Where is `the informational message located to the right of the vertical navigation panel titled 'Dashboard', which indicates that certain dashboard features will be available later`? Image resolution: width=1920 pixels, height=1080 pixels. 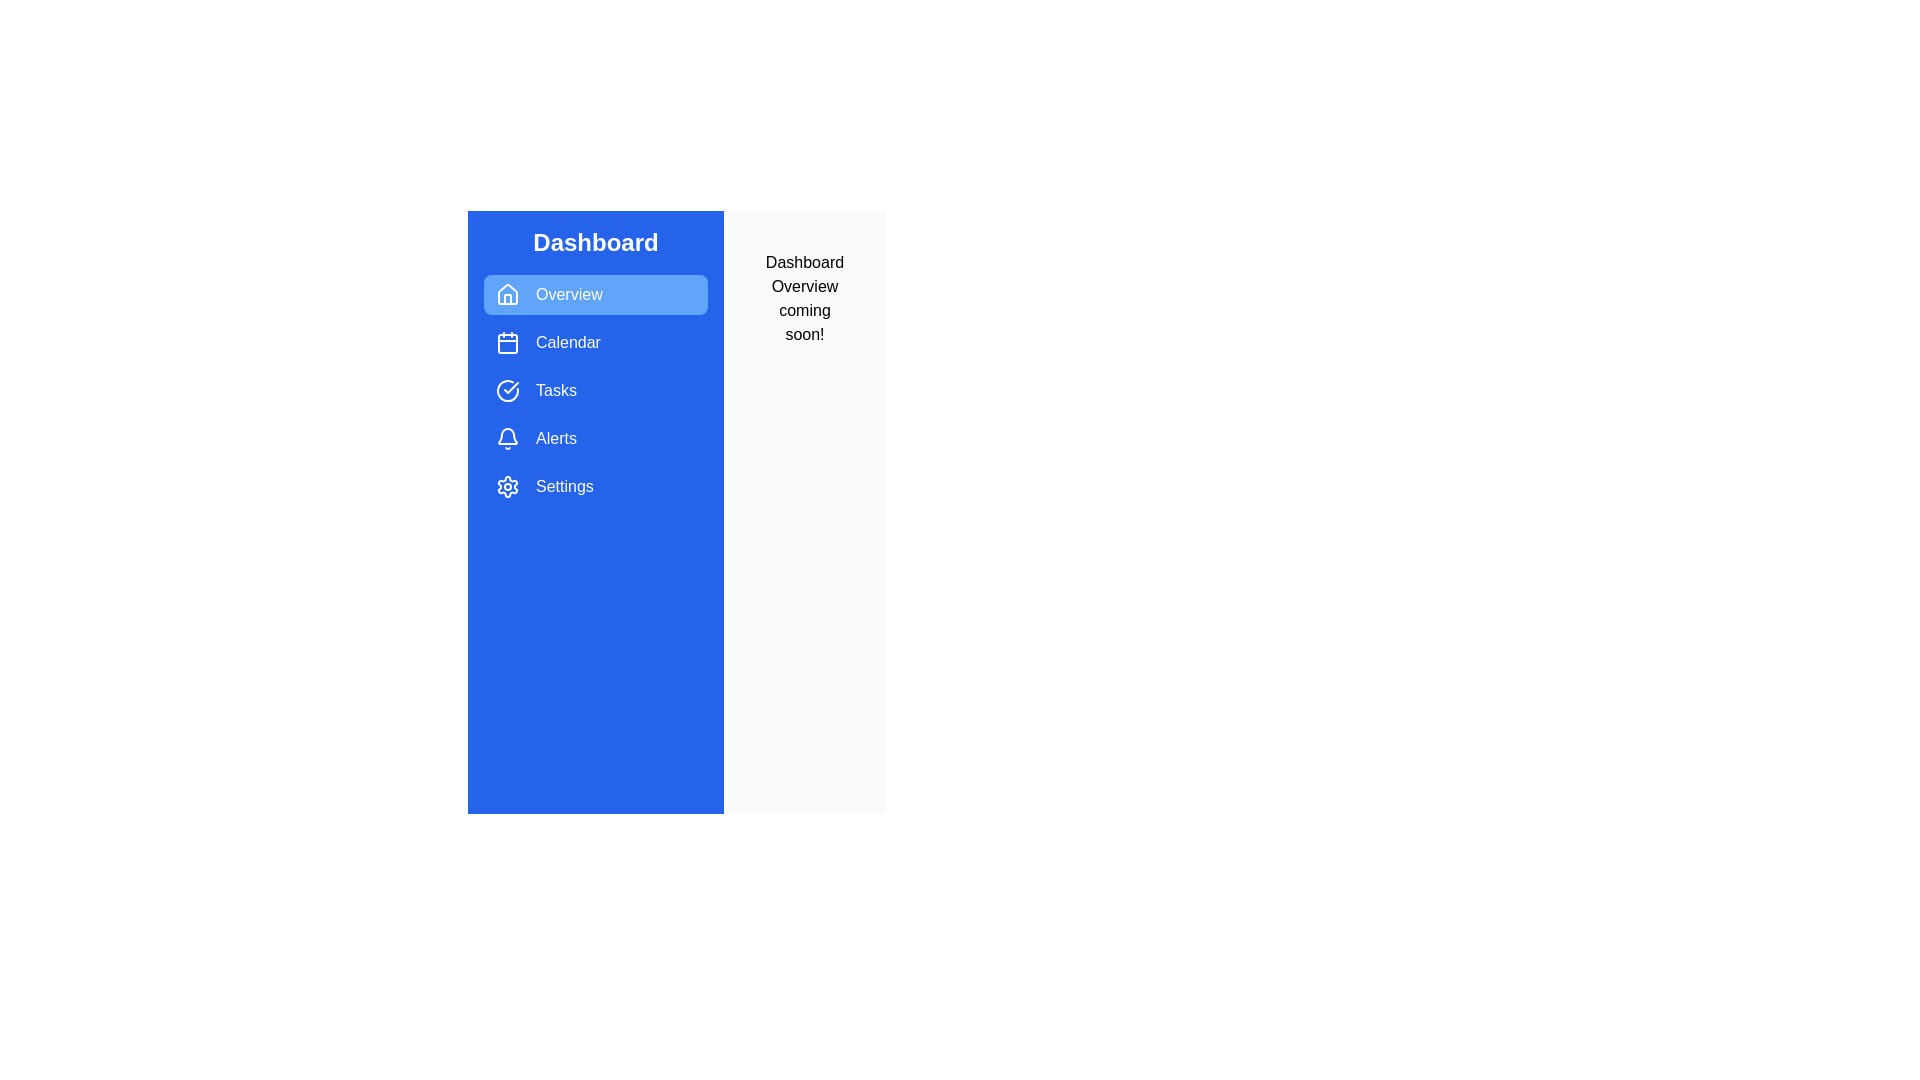 the informational message located to the right of the vertical navigation panel titled 'Dashboard', which indicates that certain dashboard features will be available later is located at coordinates (805, 299).